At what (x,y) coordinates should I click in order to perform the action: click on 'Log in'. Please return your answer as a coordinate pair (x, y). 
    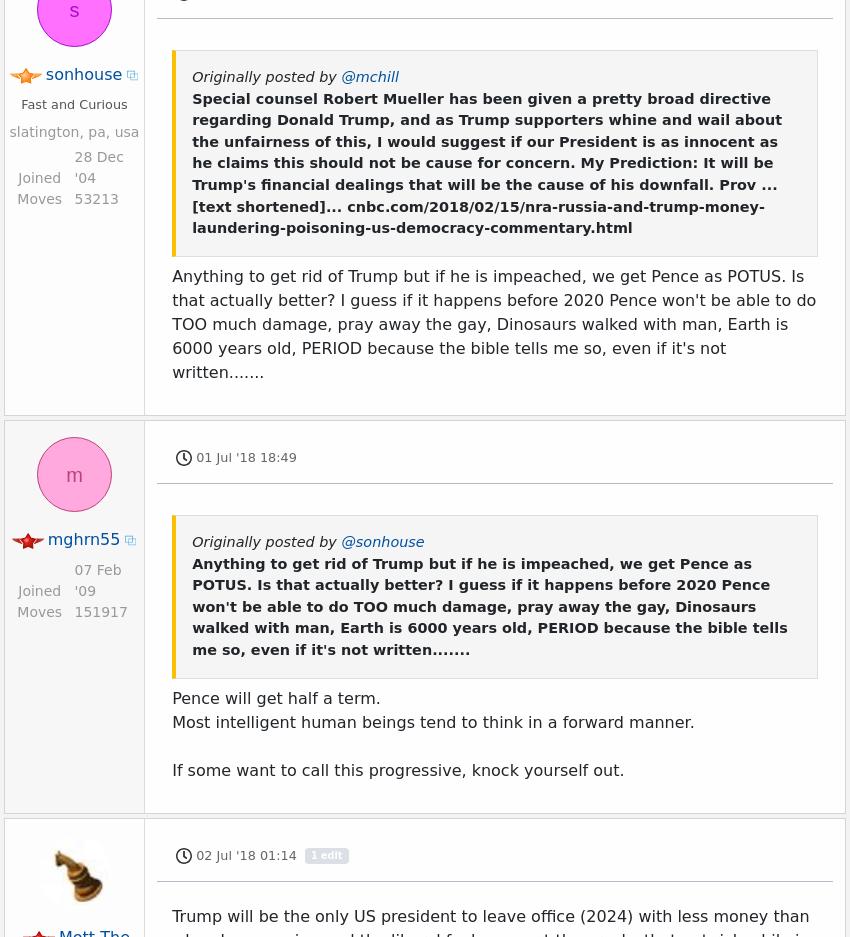
    Looking at the image, I should click on (41, 851).